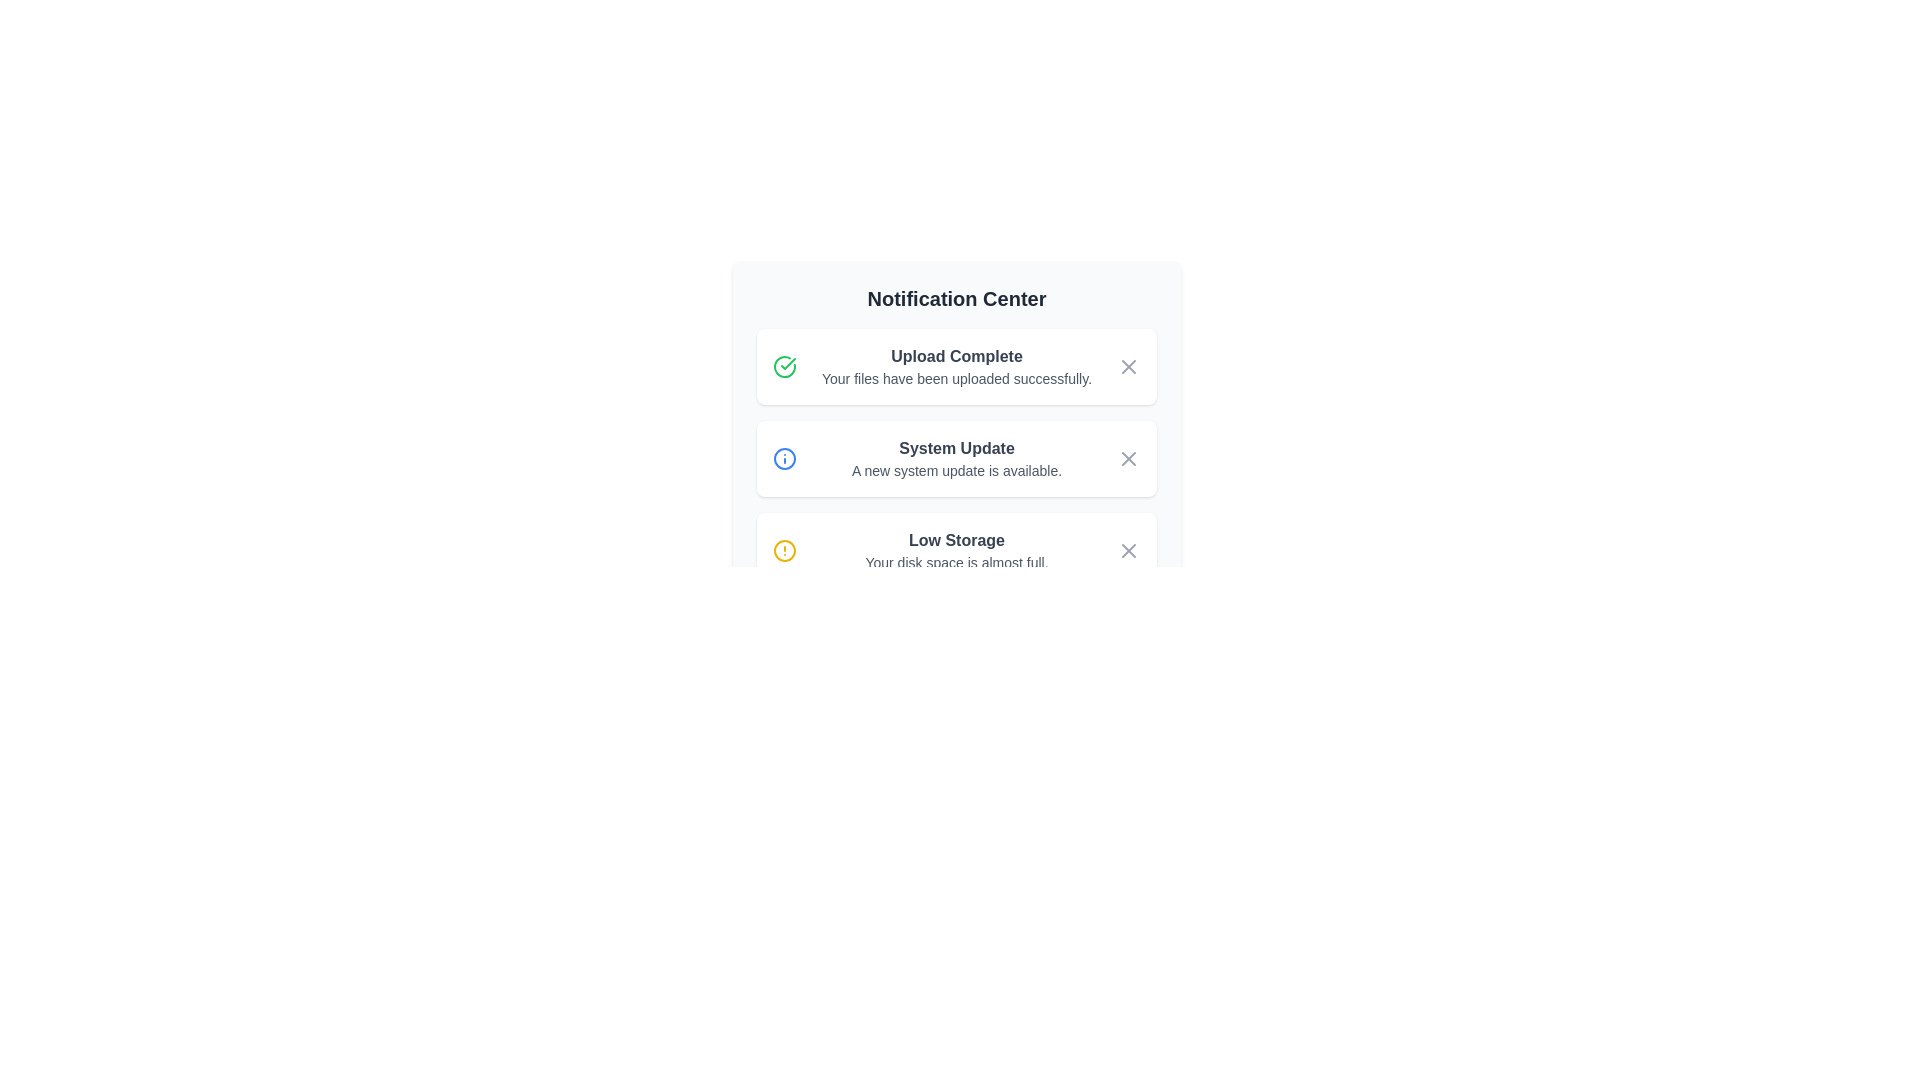  Describe the element at coordinates (1128, 551) in the screenshot. I see `the 'X' button of the alert with the header Low Storage` at that location.